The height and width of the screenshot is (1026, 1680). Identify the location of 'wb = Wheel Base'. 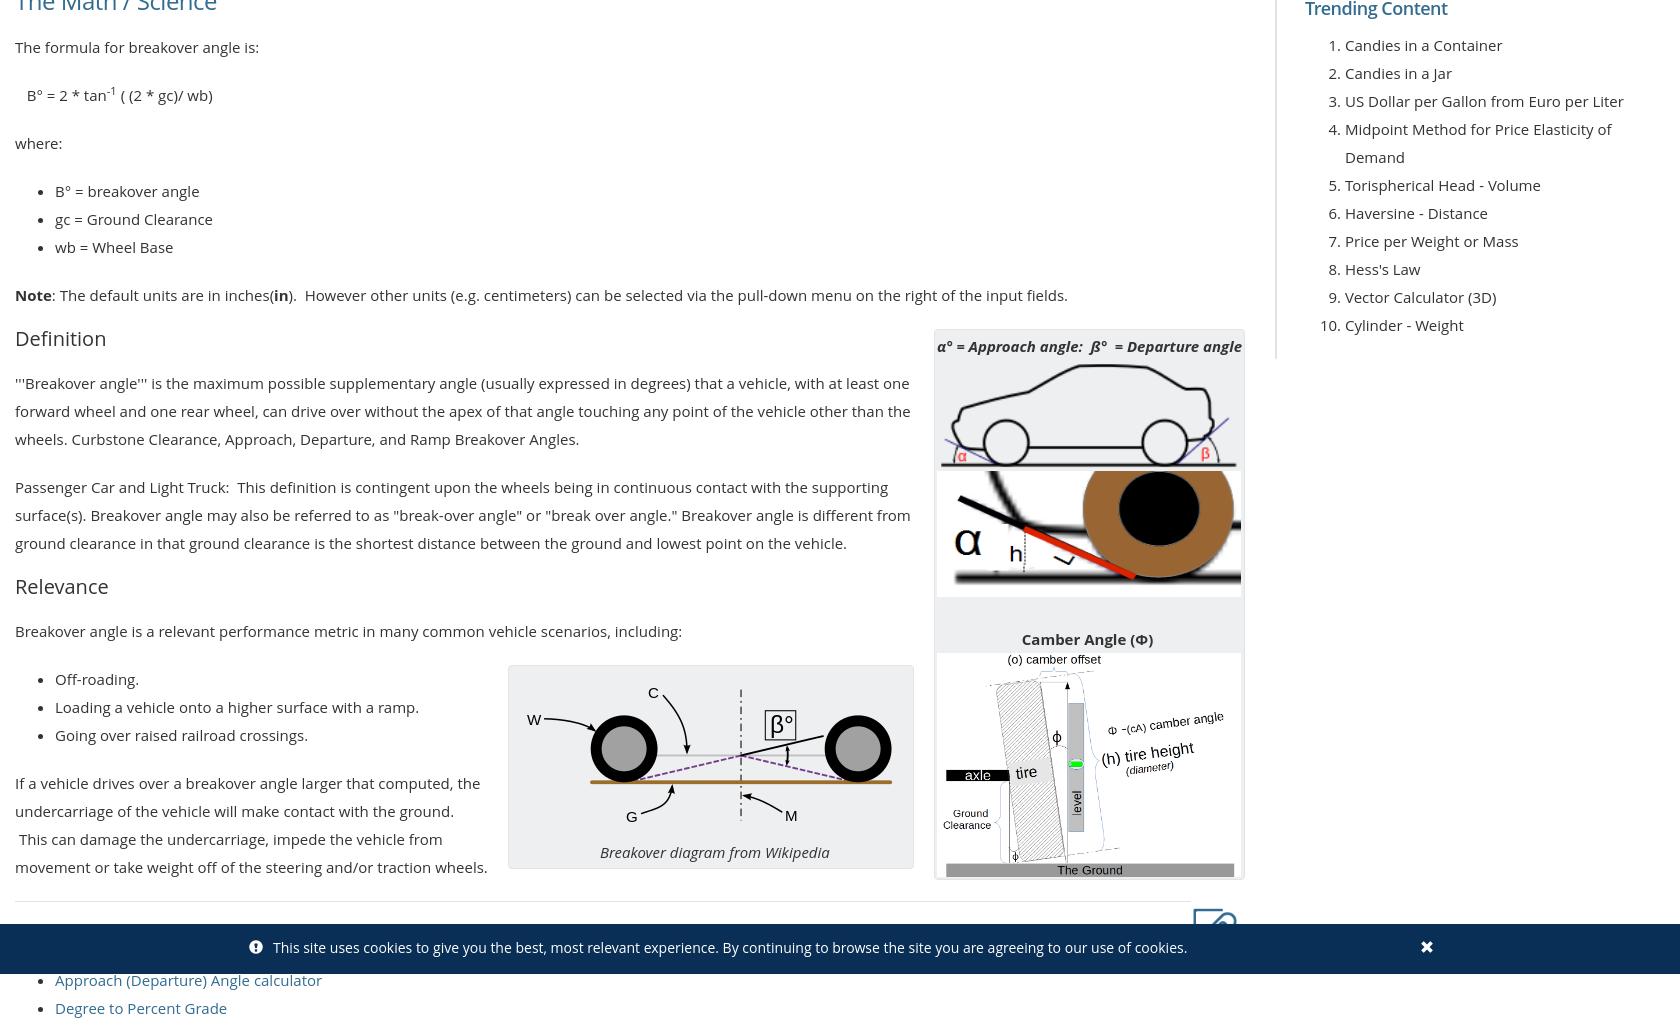
(113, 246).